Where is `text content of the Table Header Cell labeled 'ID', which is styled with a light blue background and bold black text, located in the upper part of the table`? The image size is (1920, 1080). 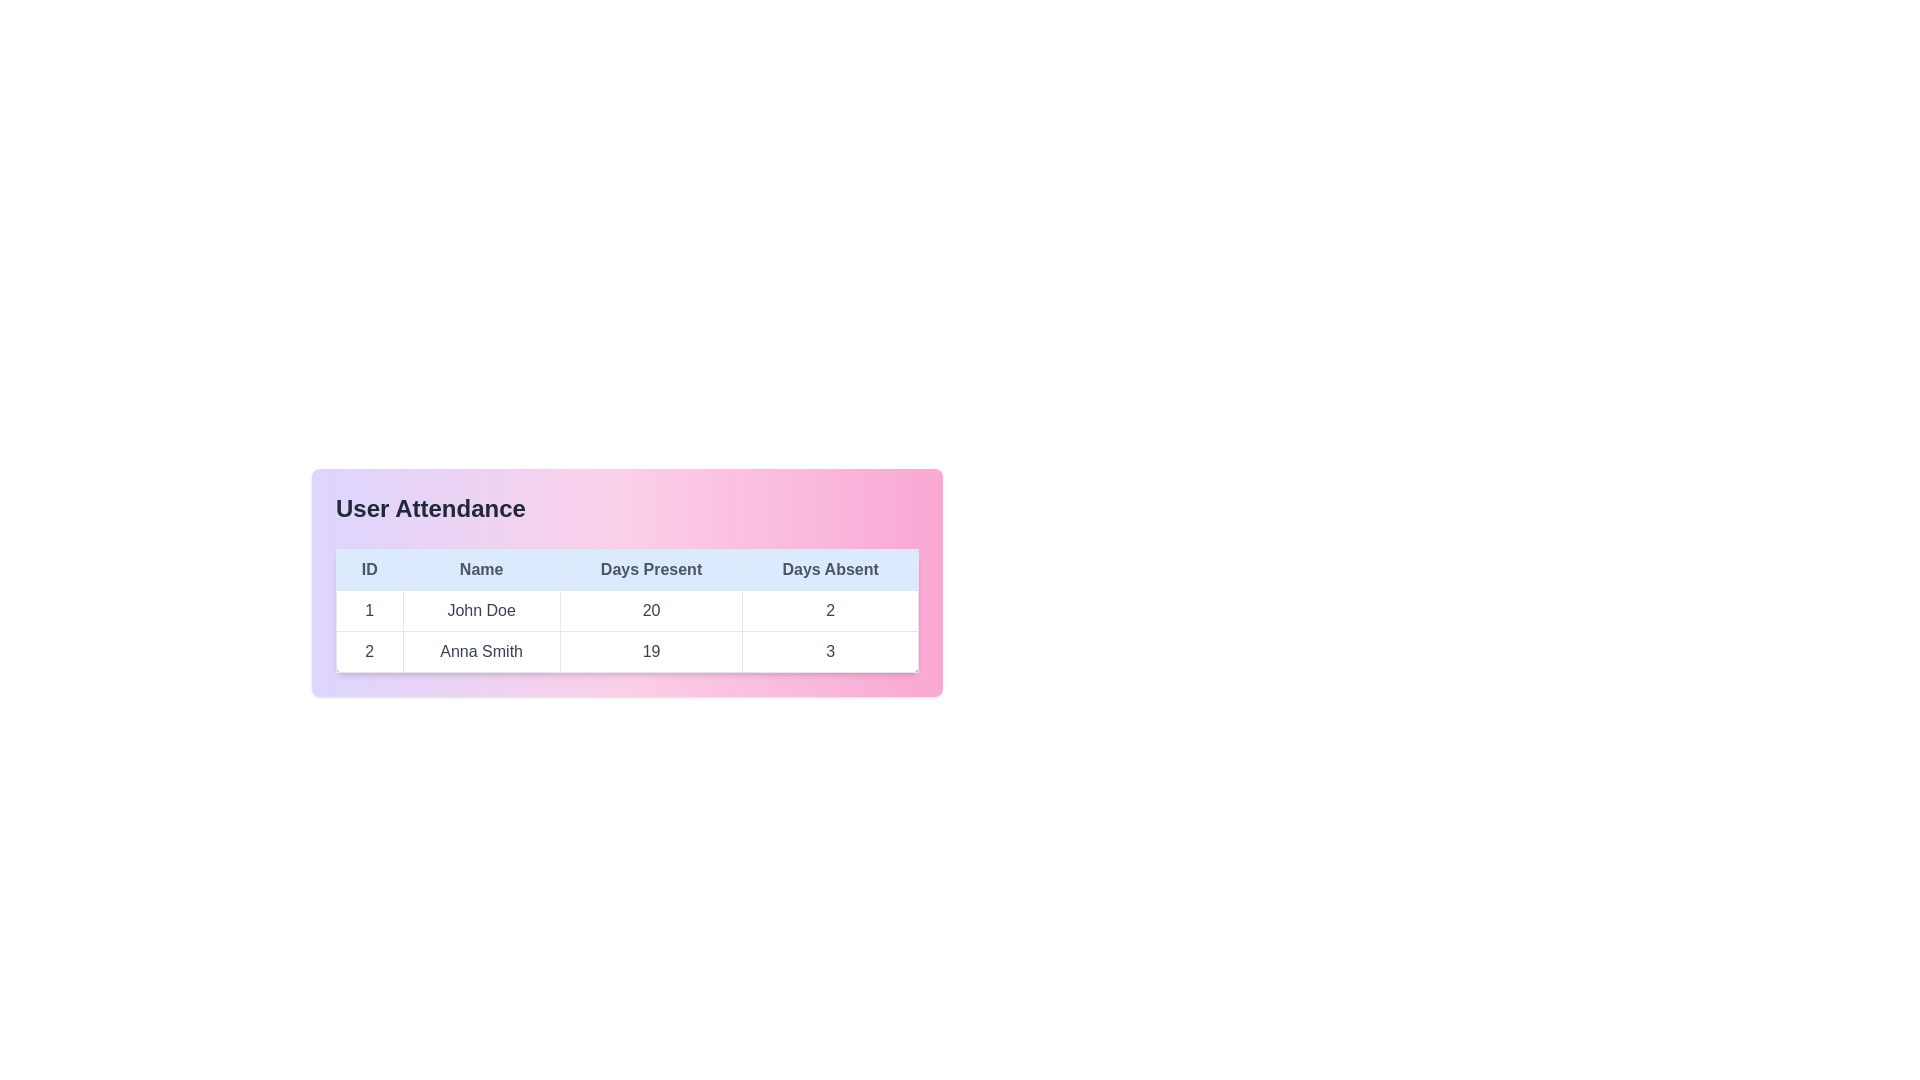
text content of the Table Header Cell labeled 'ID', which is styled with a light blue background and bold black text, located in the upper part of the table is located at coordinates (369, 570).